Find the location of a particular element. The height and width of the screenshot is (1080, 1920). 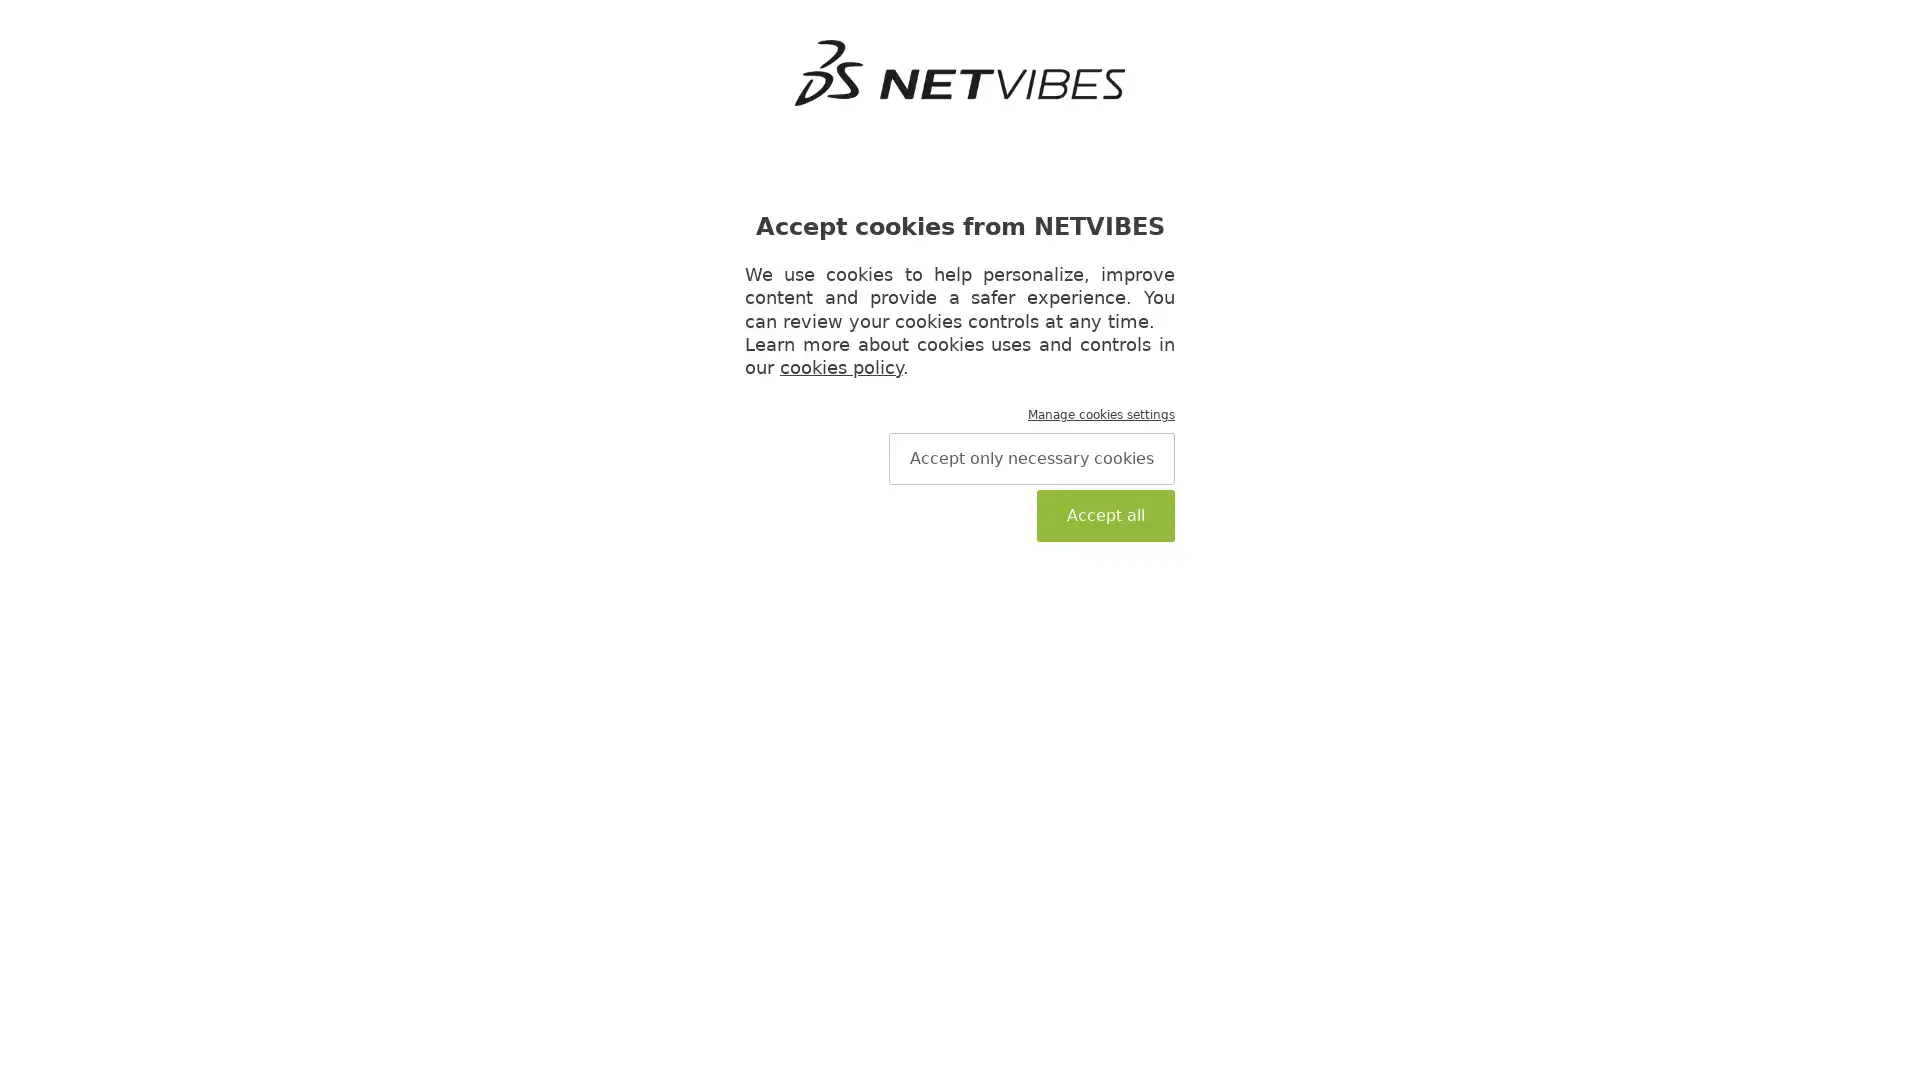

Accept all is located at coordinates (1104, 514).